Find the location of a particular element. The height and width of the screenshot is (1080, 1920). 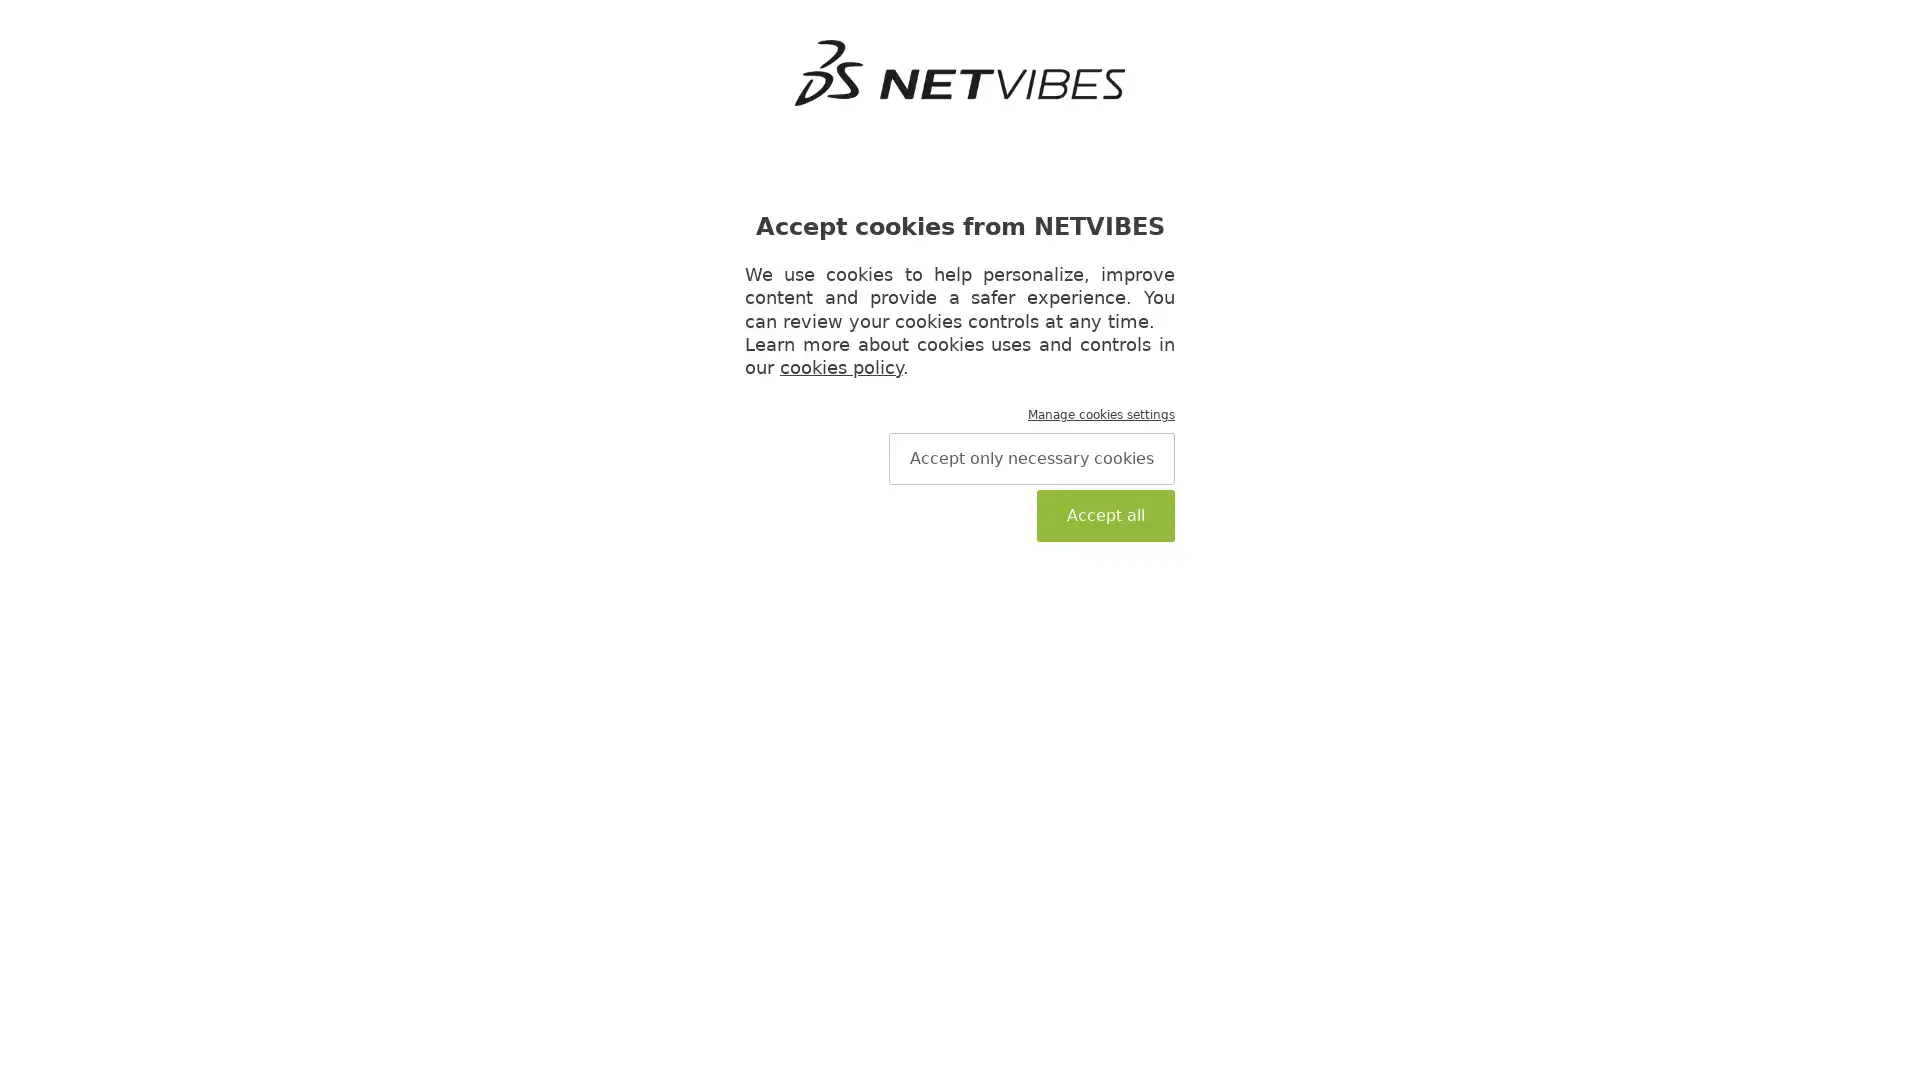

Accept all is located at coordinates (1104, 514).